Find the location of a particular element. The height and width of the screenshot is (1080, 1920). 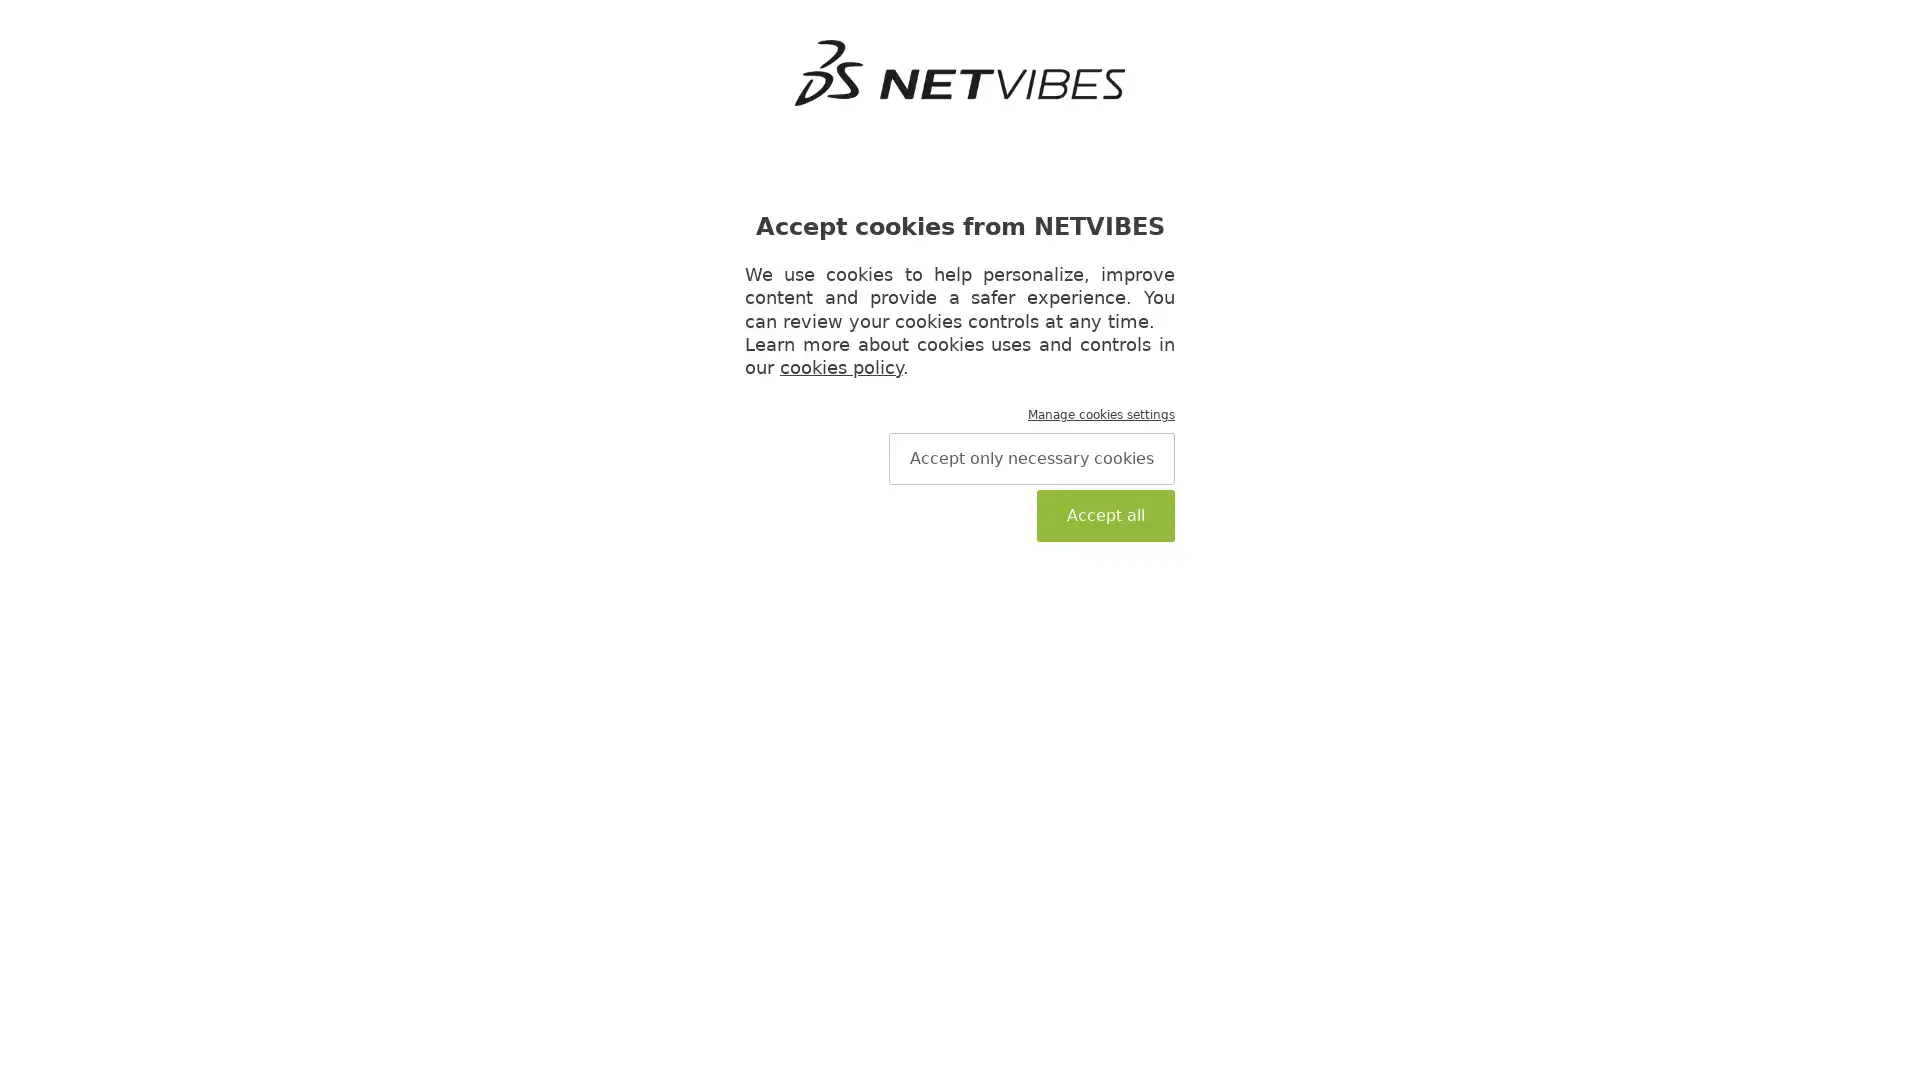

Accept all is located at coordinates (1104, 514).